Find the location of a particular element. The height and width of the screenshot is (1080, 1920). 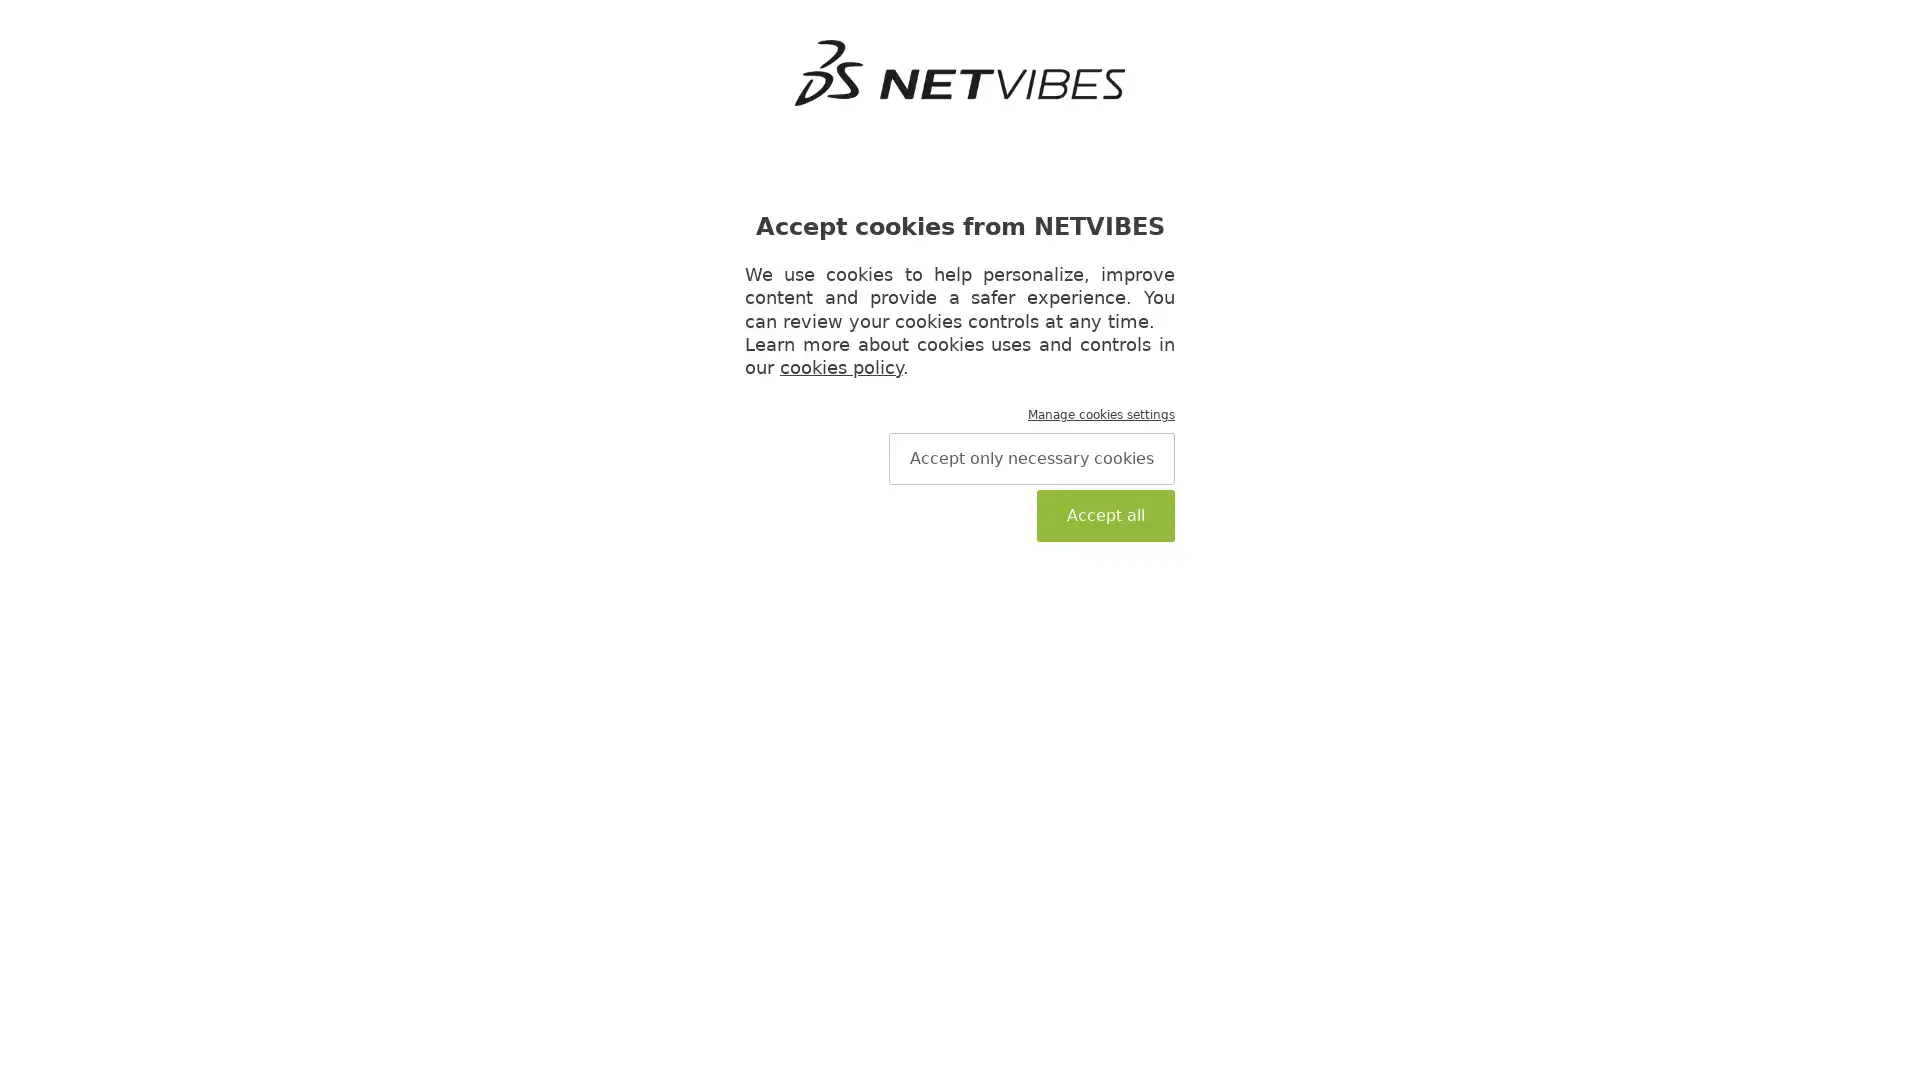

Accept all is located at coordinates (1104, 514).